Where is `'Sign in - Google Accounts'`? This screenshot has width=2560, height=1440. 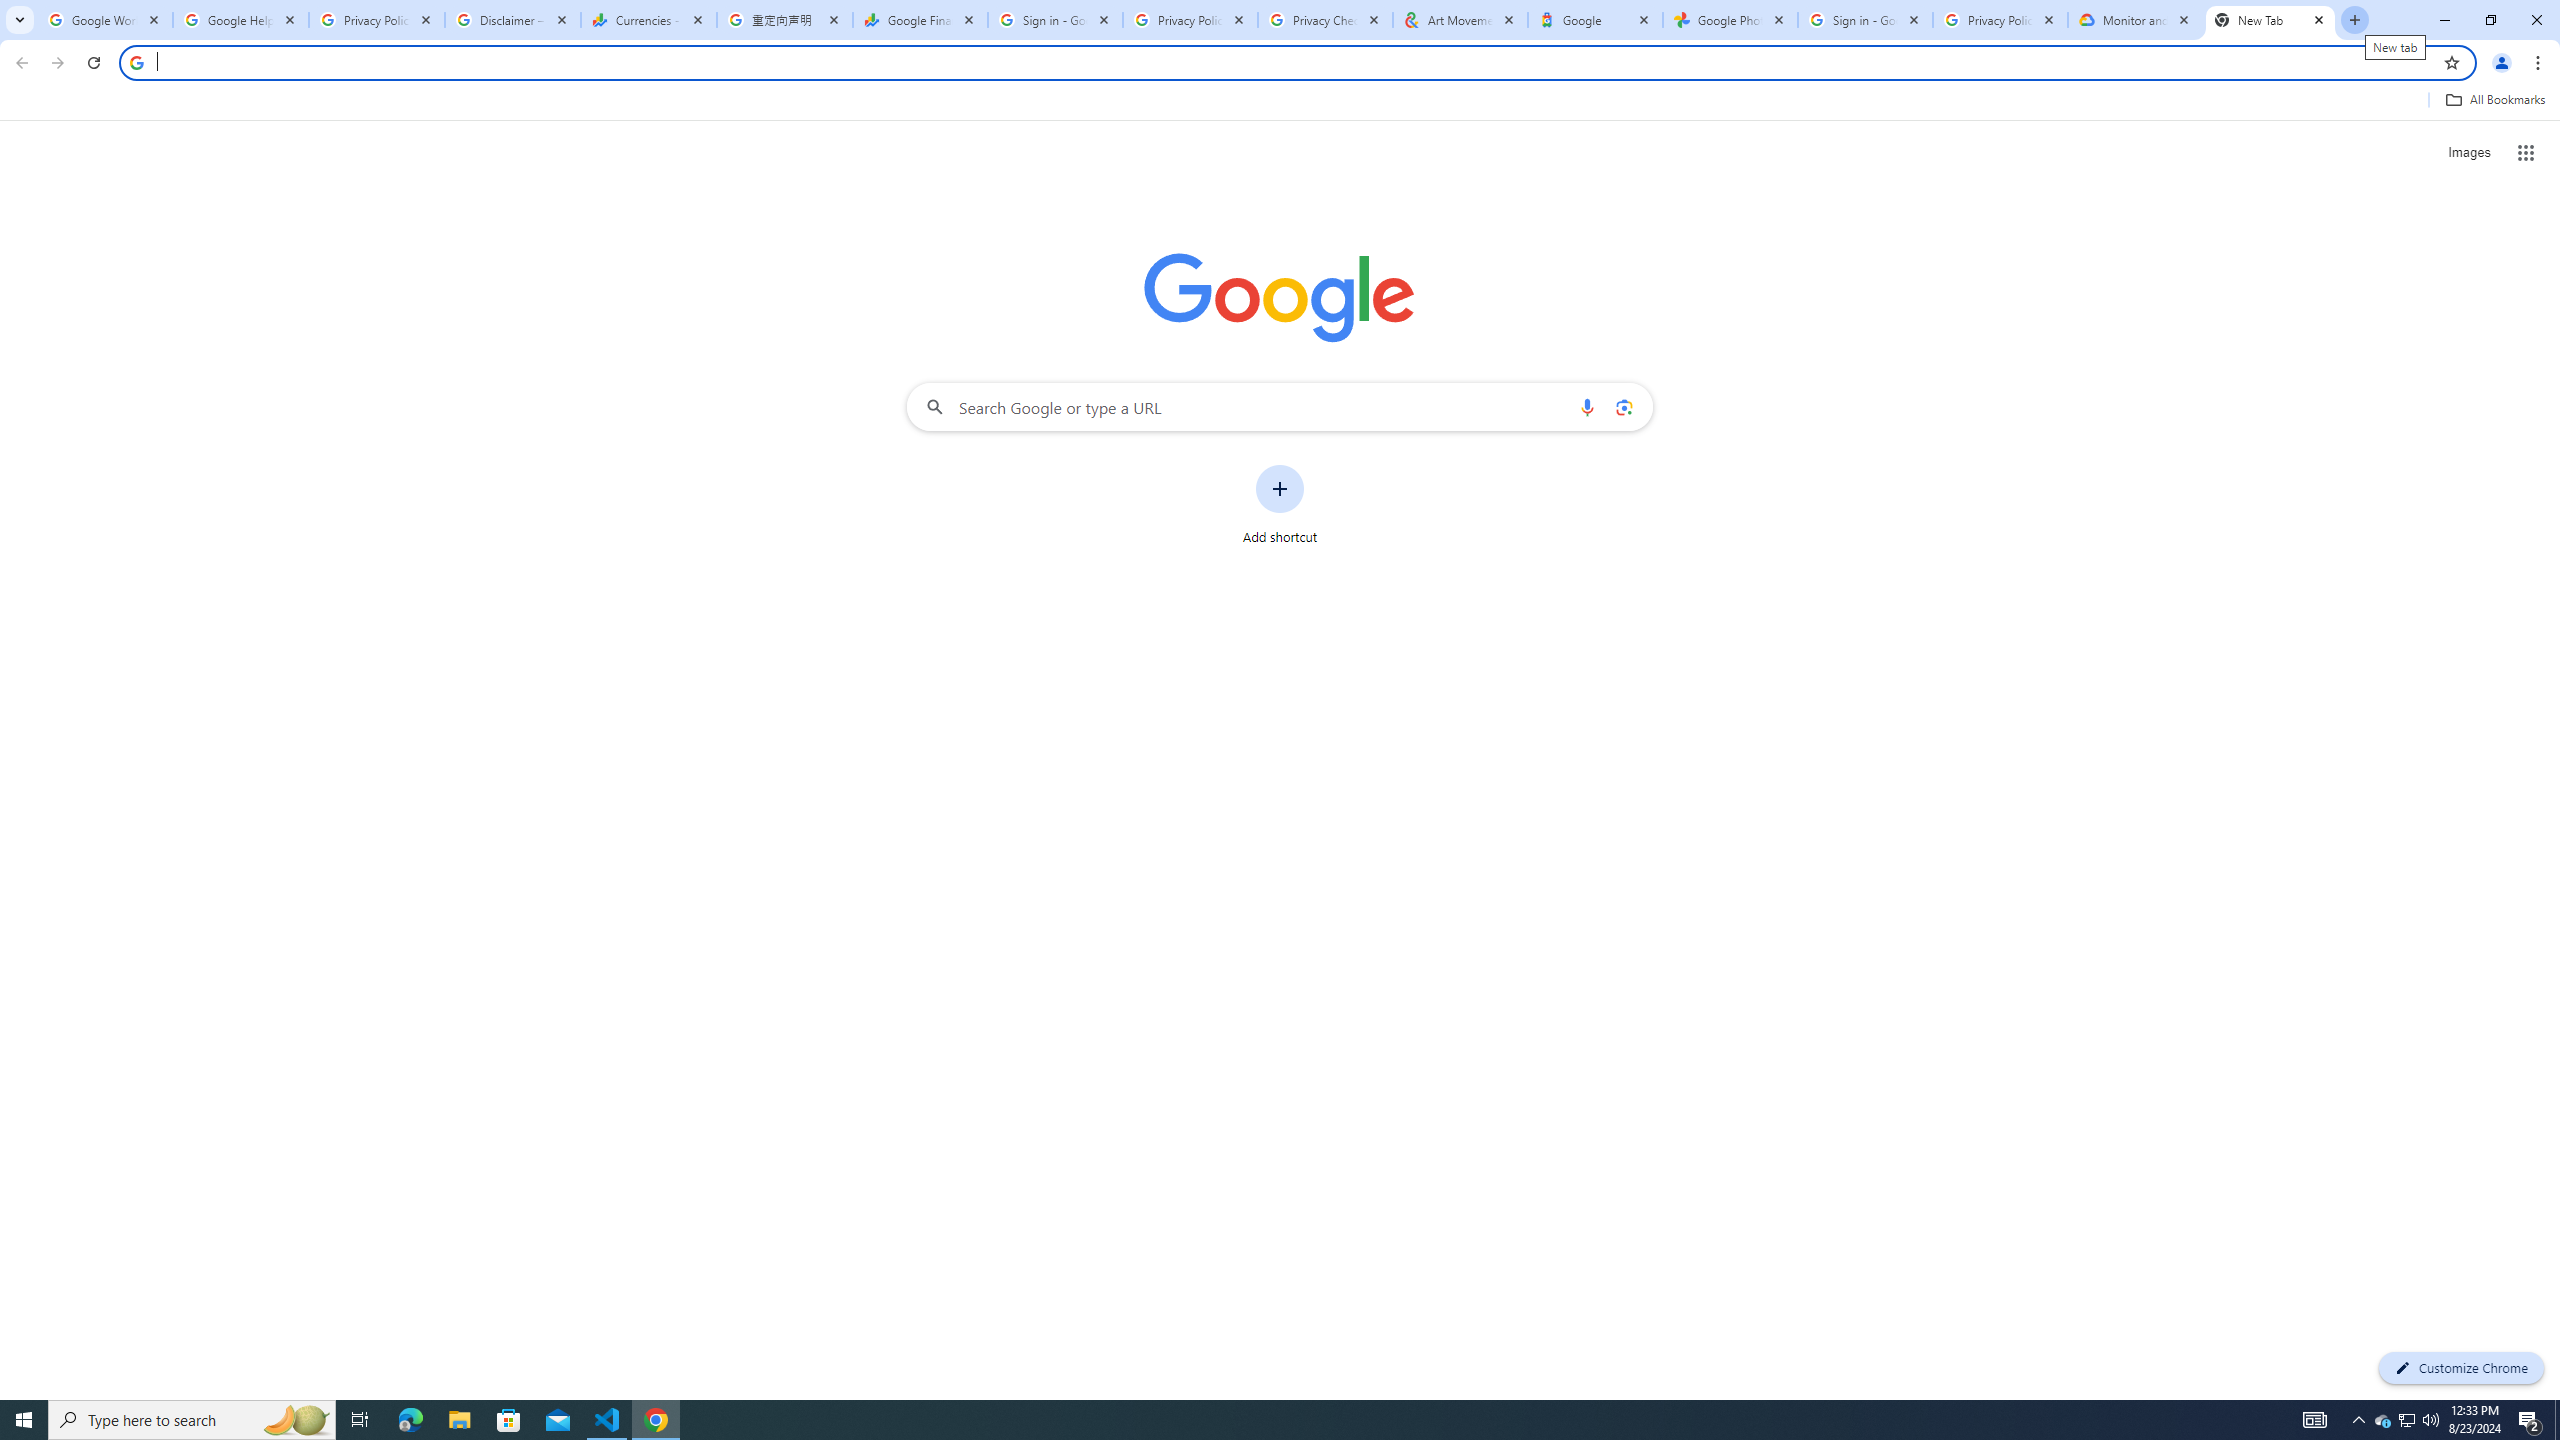 'Sign in - Google Accounts' is located at coordinates (1053, 19).